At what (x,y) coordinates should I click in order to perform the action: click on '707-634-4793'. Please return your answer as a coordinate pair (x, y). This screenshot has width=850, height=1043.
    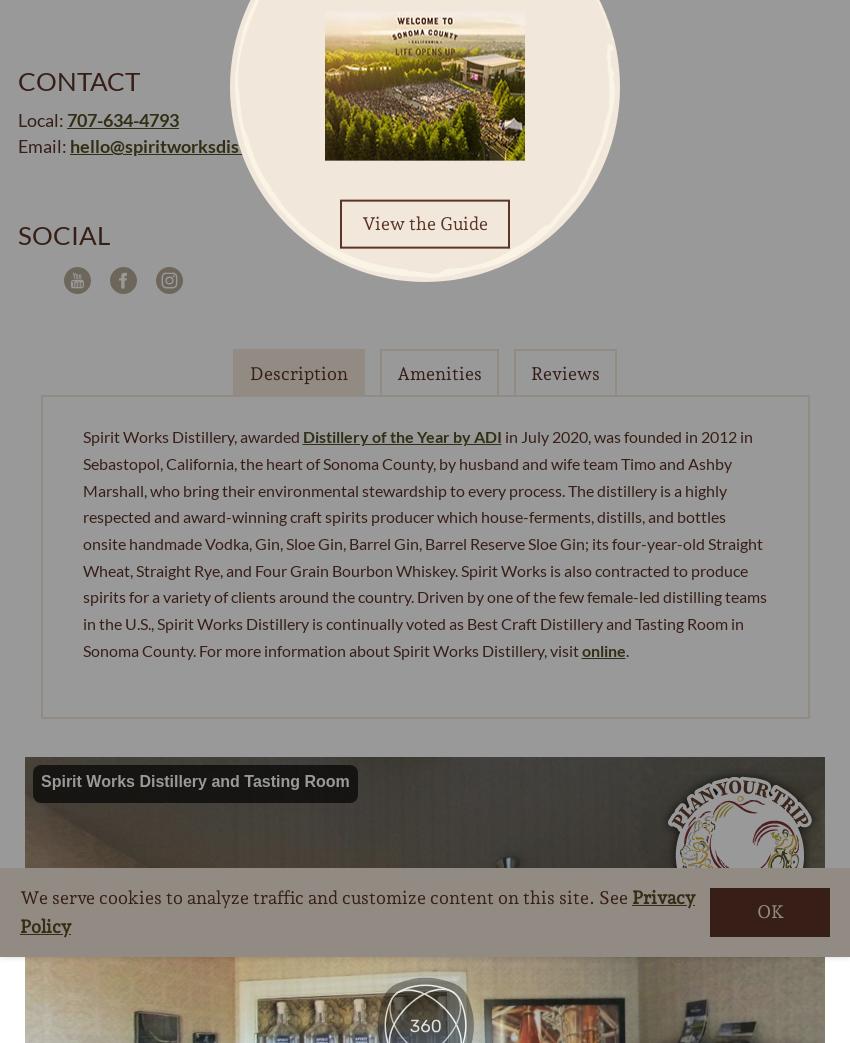
    Looking at the image, I should click on (121, 120).